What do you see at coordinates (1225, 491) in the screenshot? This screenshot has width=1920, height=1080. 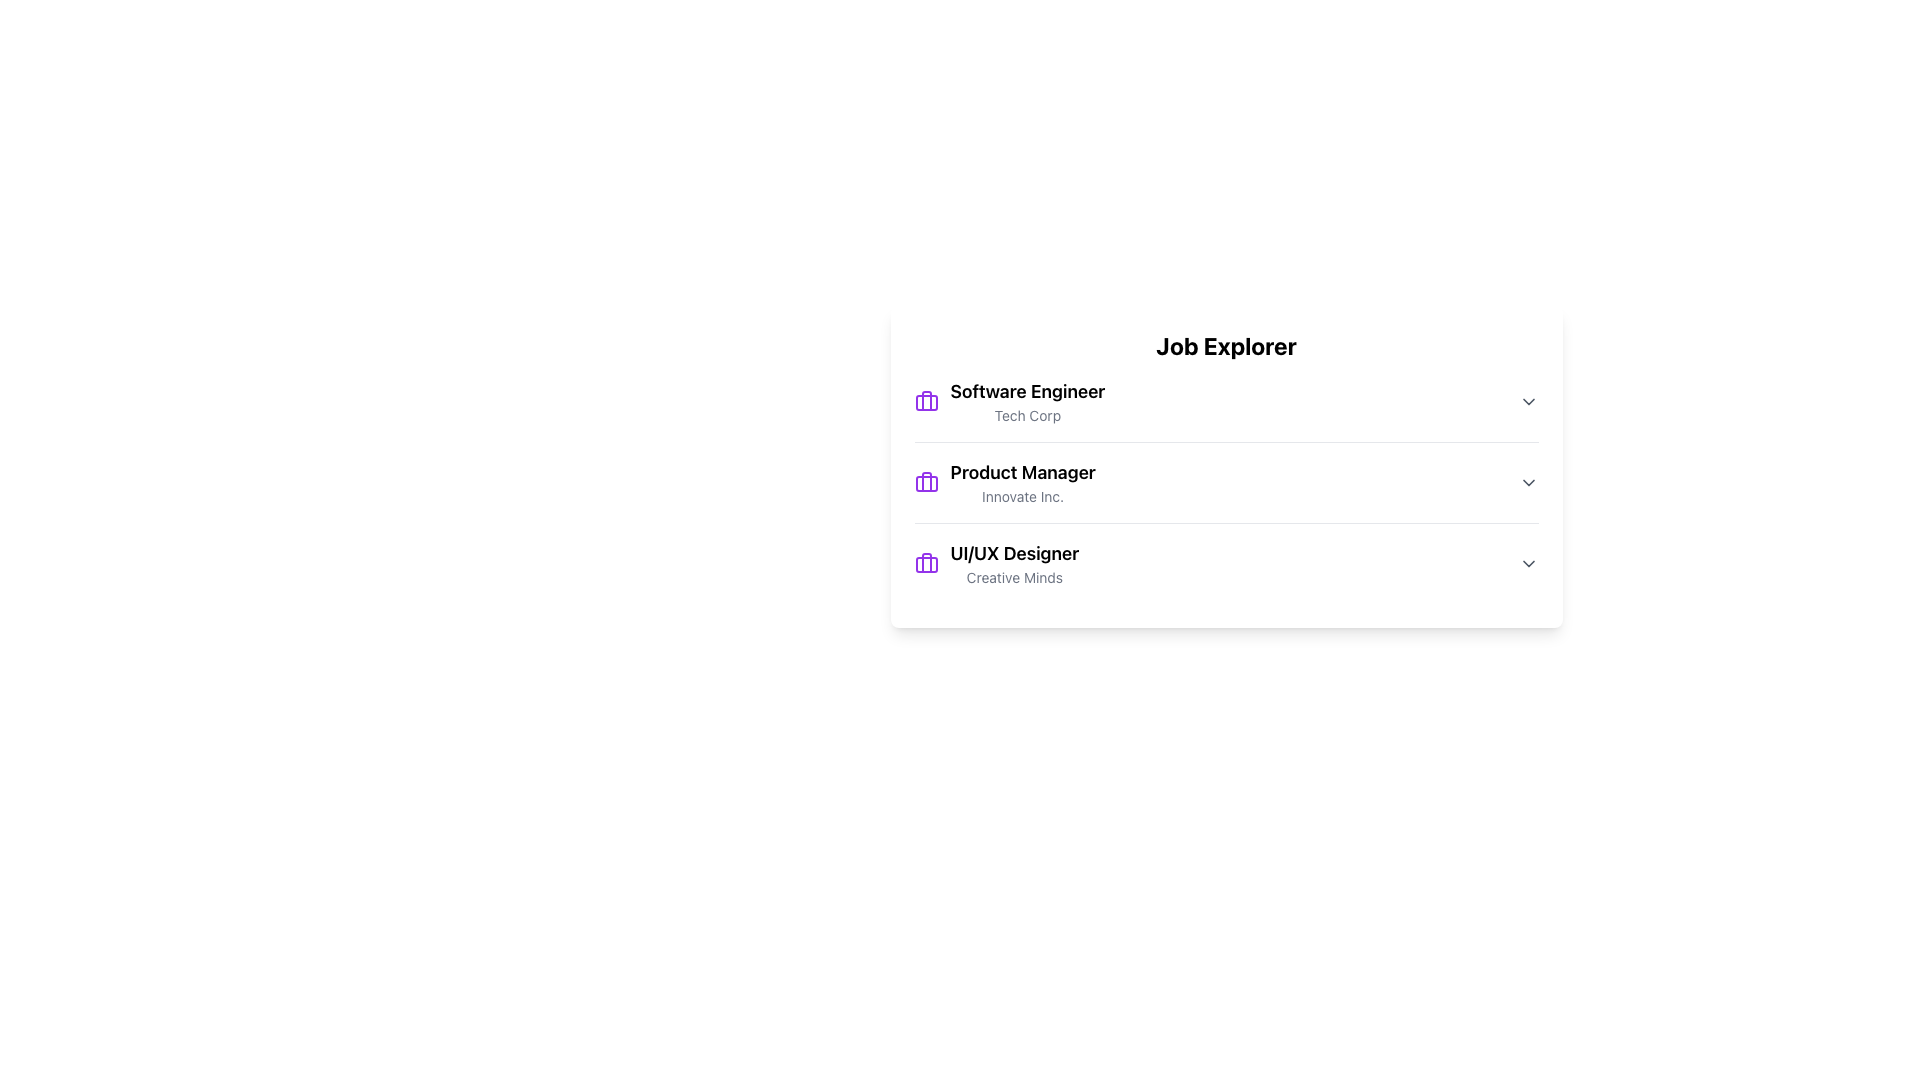 I see `the center of the job listing for the 'Product Manager' role at 'Innovate Inc.'` at bounding box center [1225, 491].